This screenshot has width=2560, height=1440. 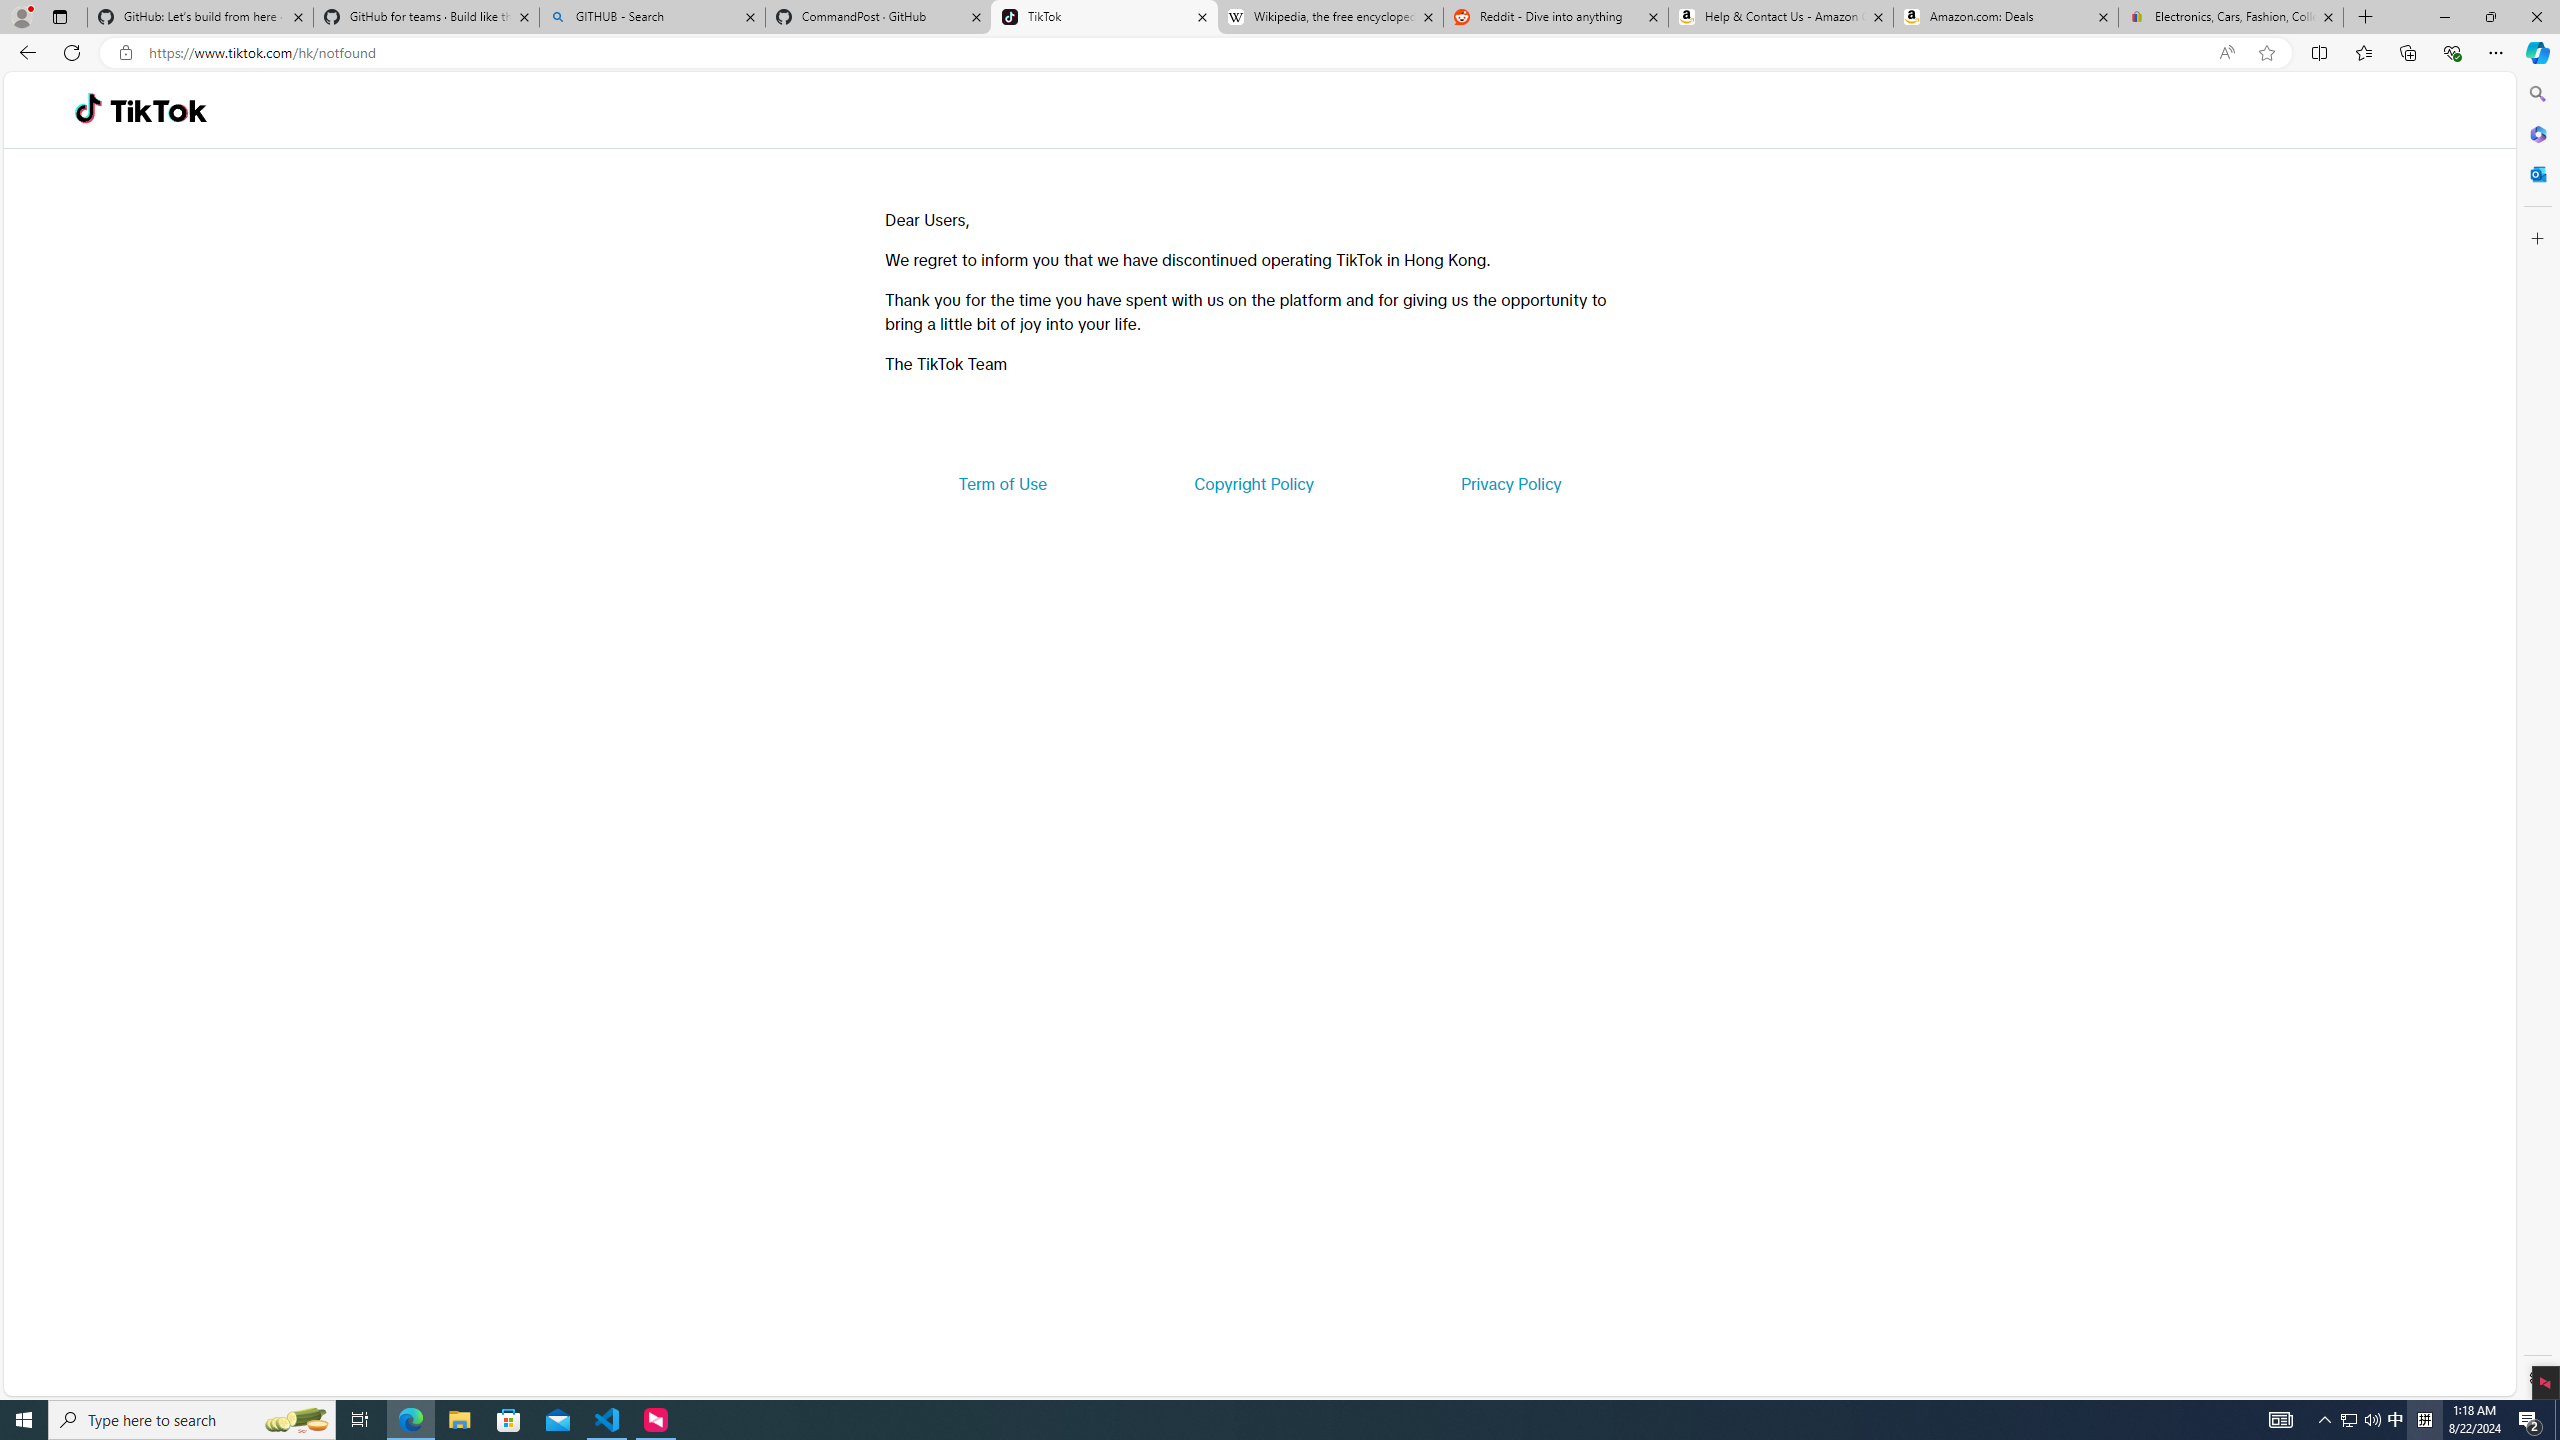 What do you see at coordinates (2266, 53) in the screenshot?
I see `'Add this page to favorites (Ctrl+D)'` at bounding box center [2266, 53].